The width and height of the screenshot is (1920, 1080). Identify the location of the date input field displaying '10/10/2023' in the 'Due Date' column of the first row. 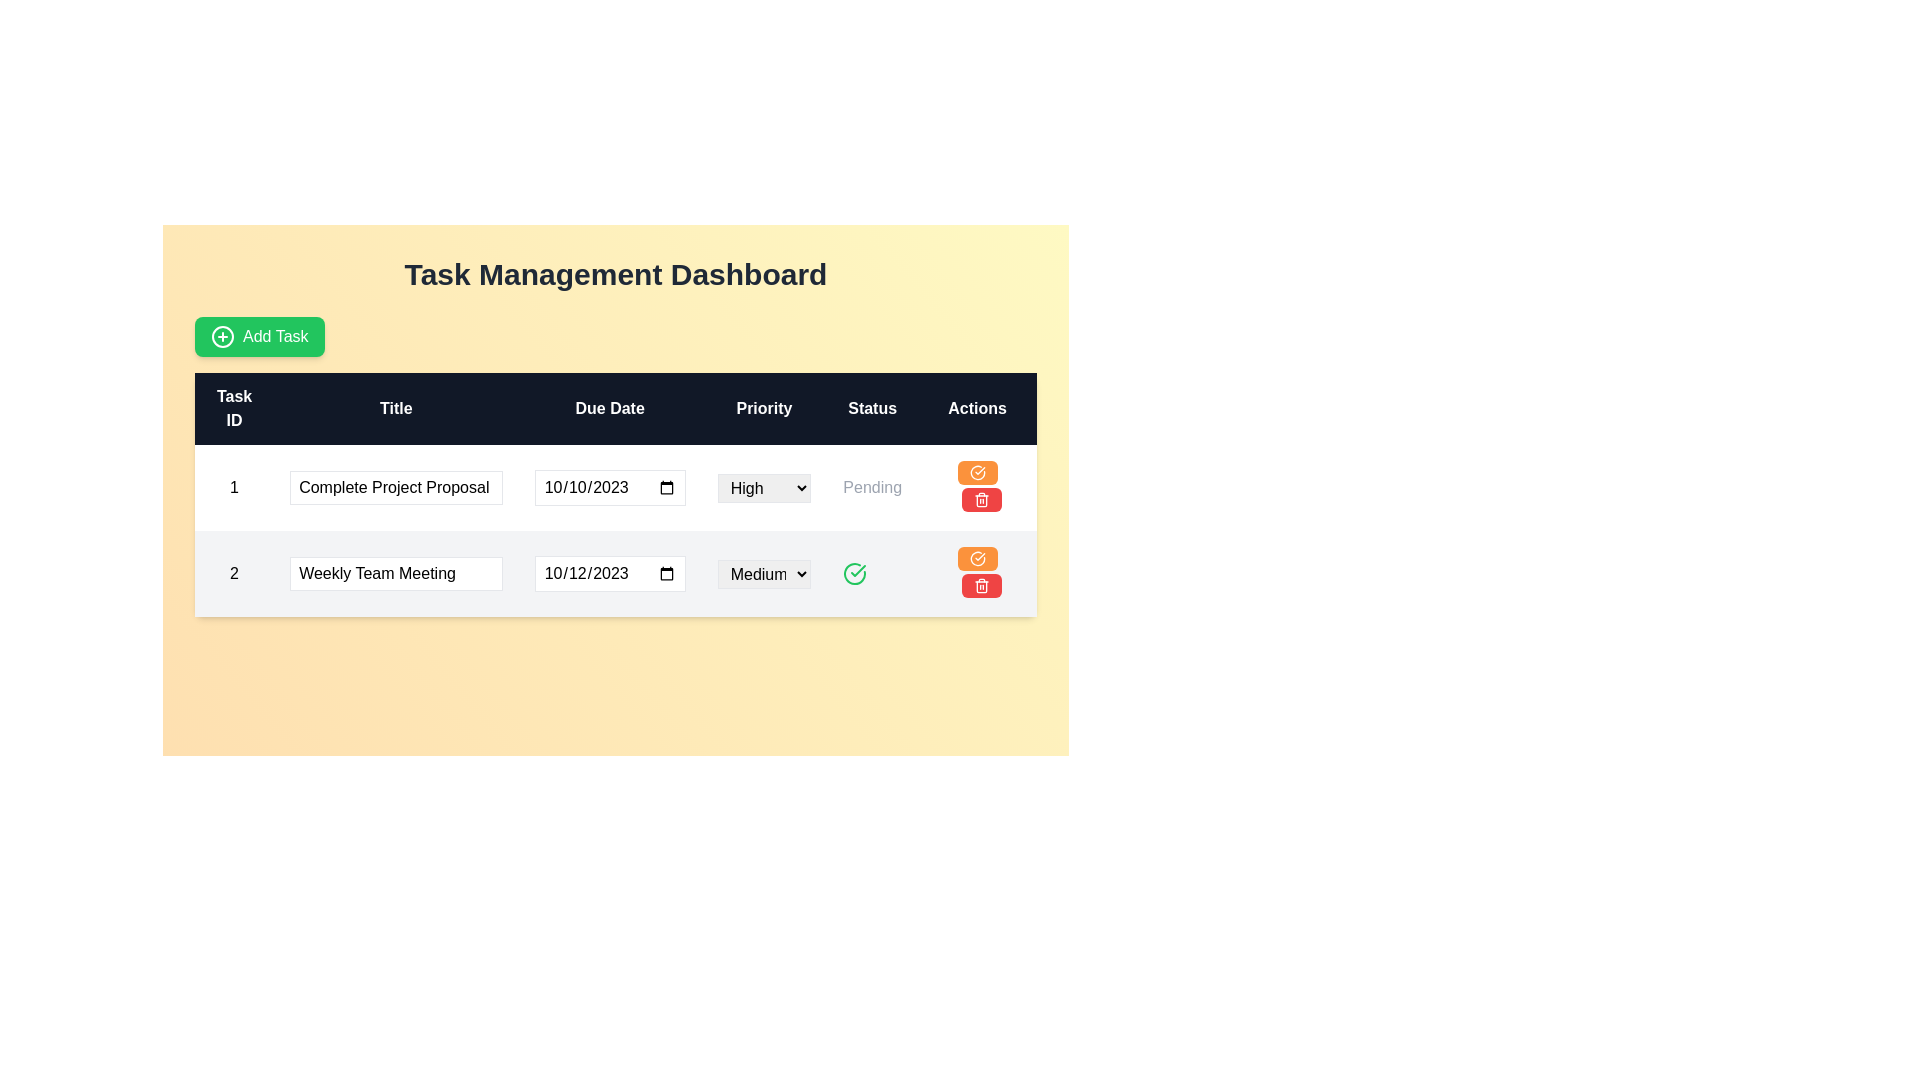
(609, 488).